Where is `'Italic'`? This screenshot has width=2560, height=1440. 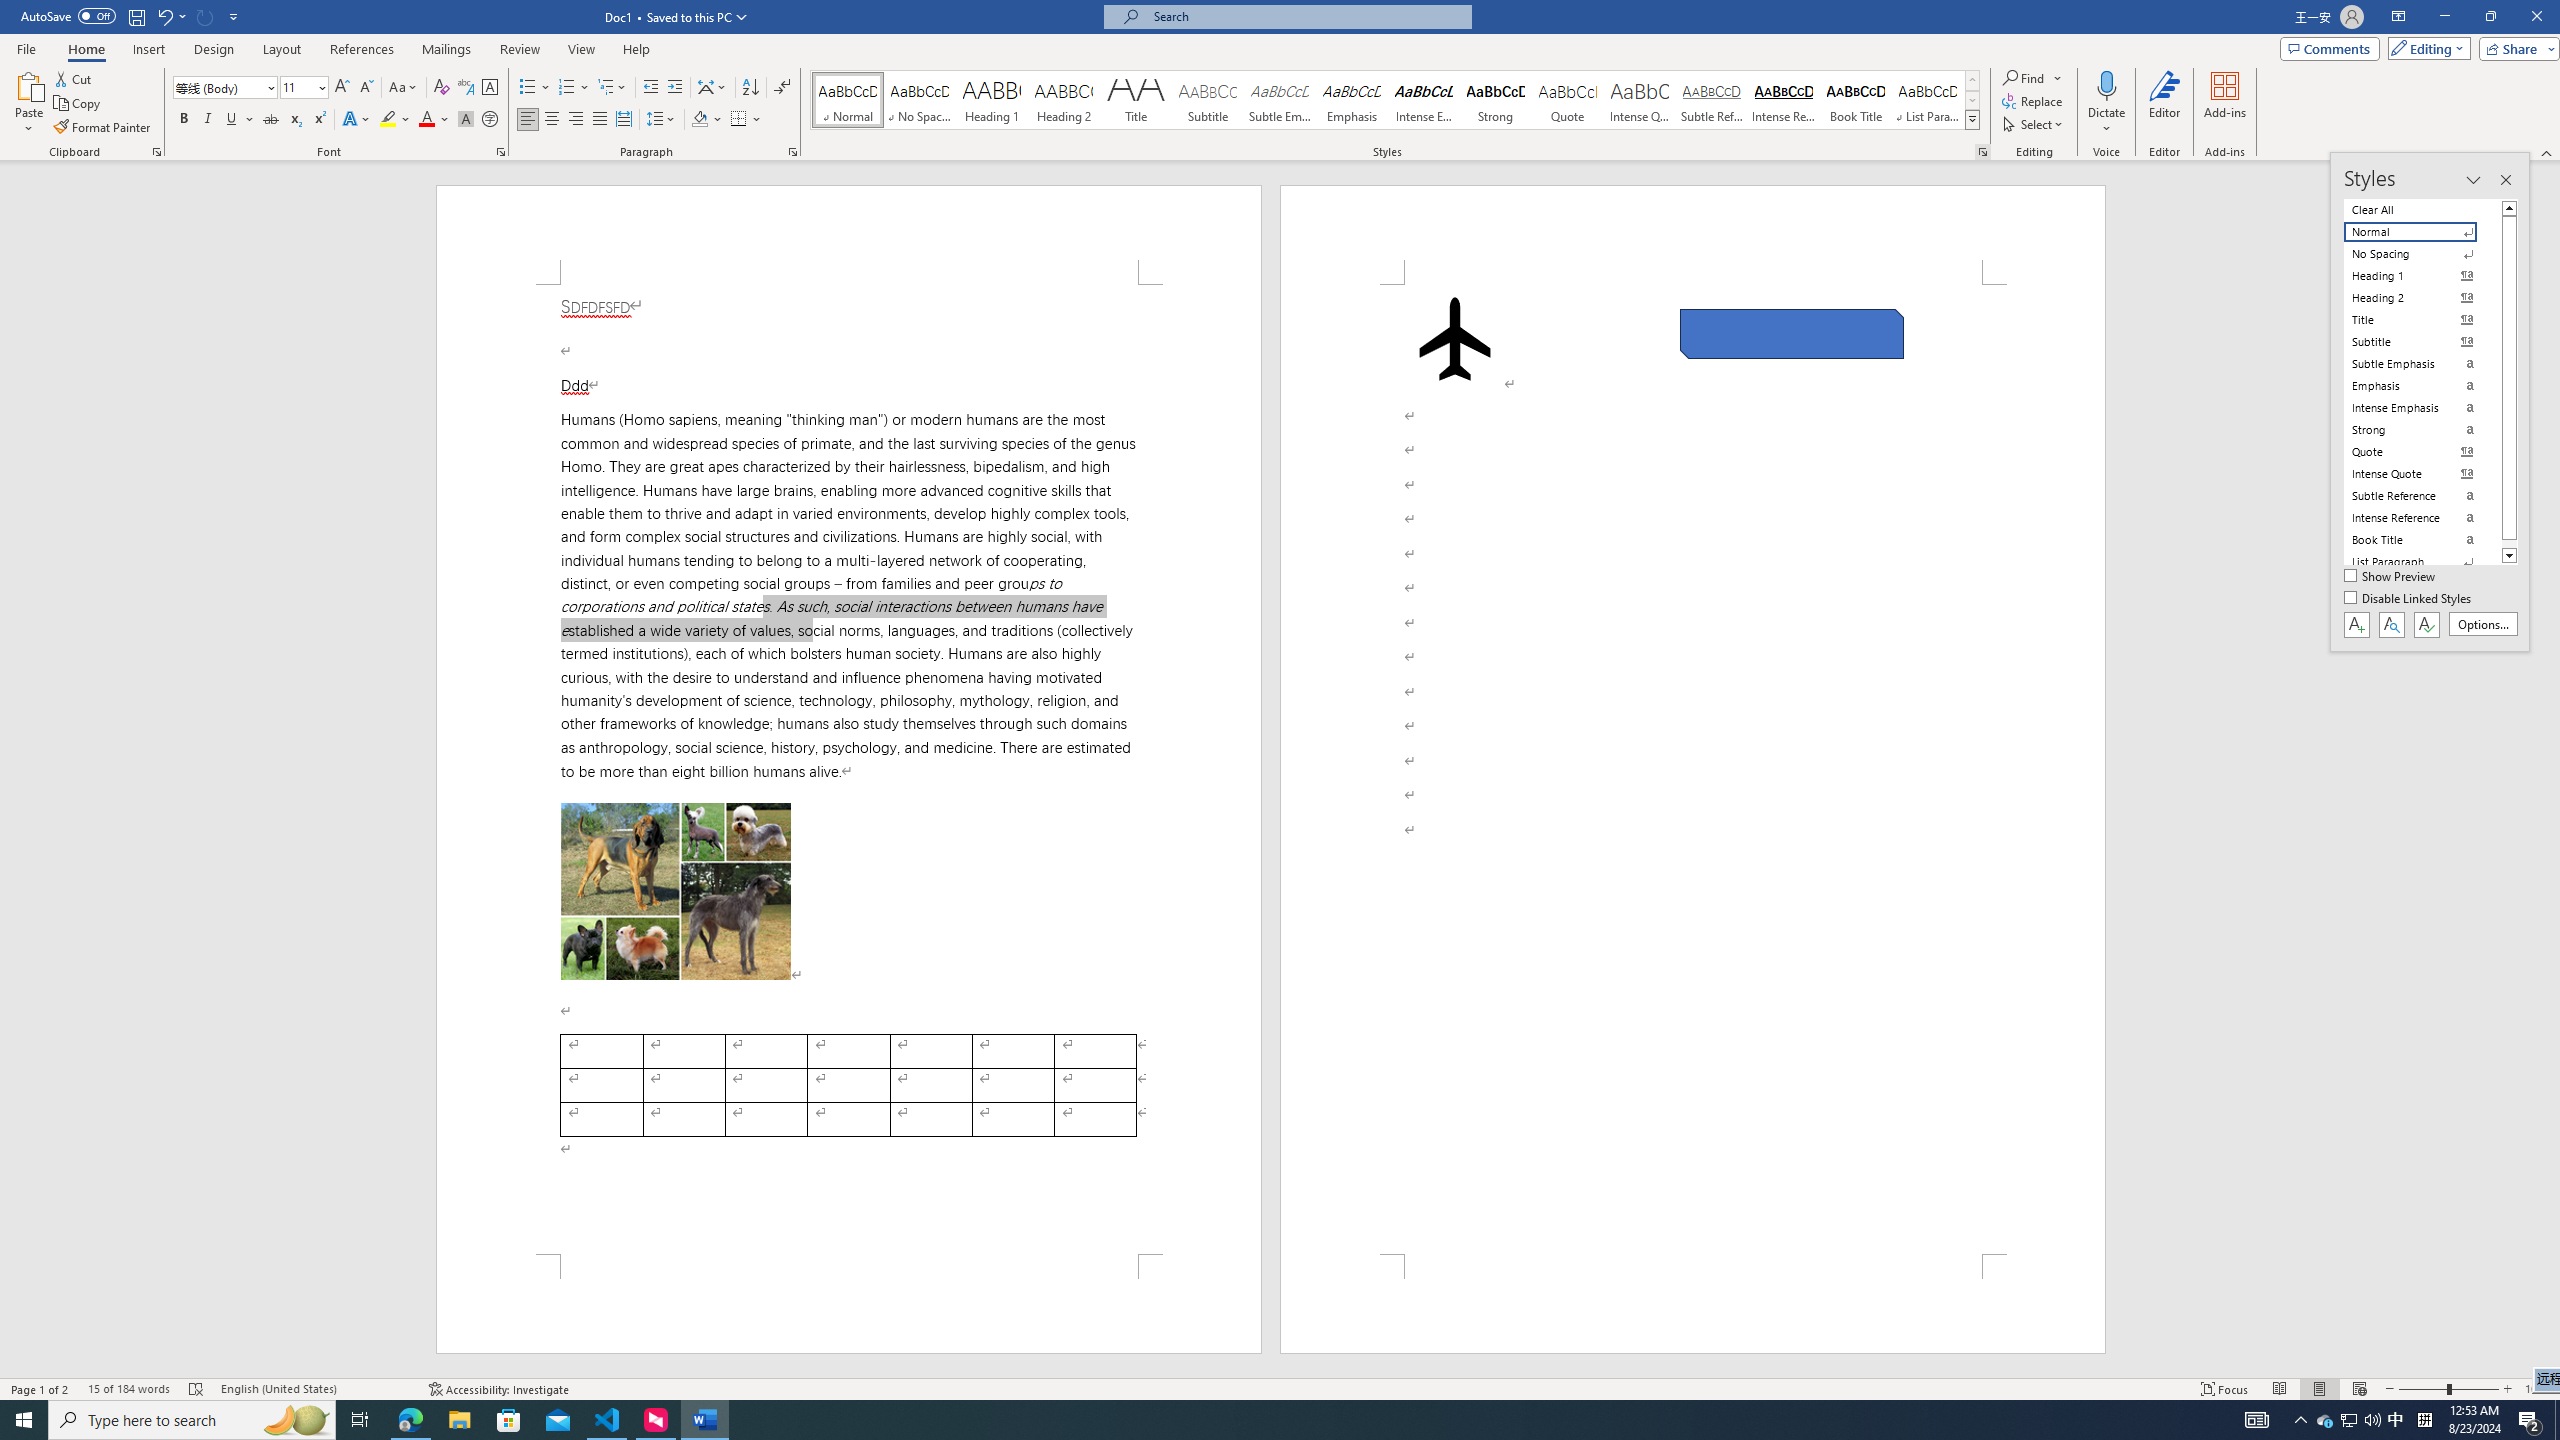 'Italic' is located at coordinates (207, 118).